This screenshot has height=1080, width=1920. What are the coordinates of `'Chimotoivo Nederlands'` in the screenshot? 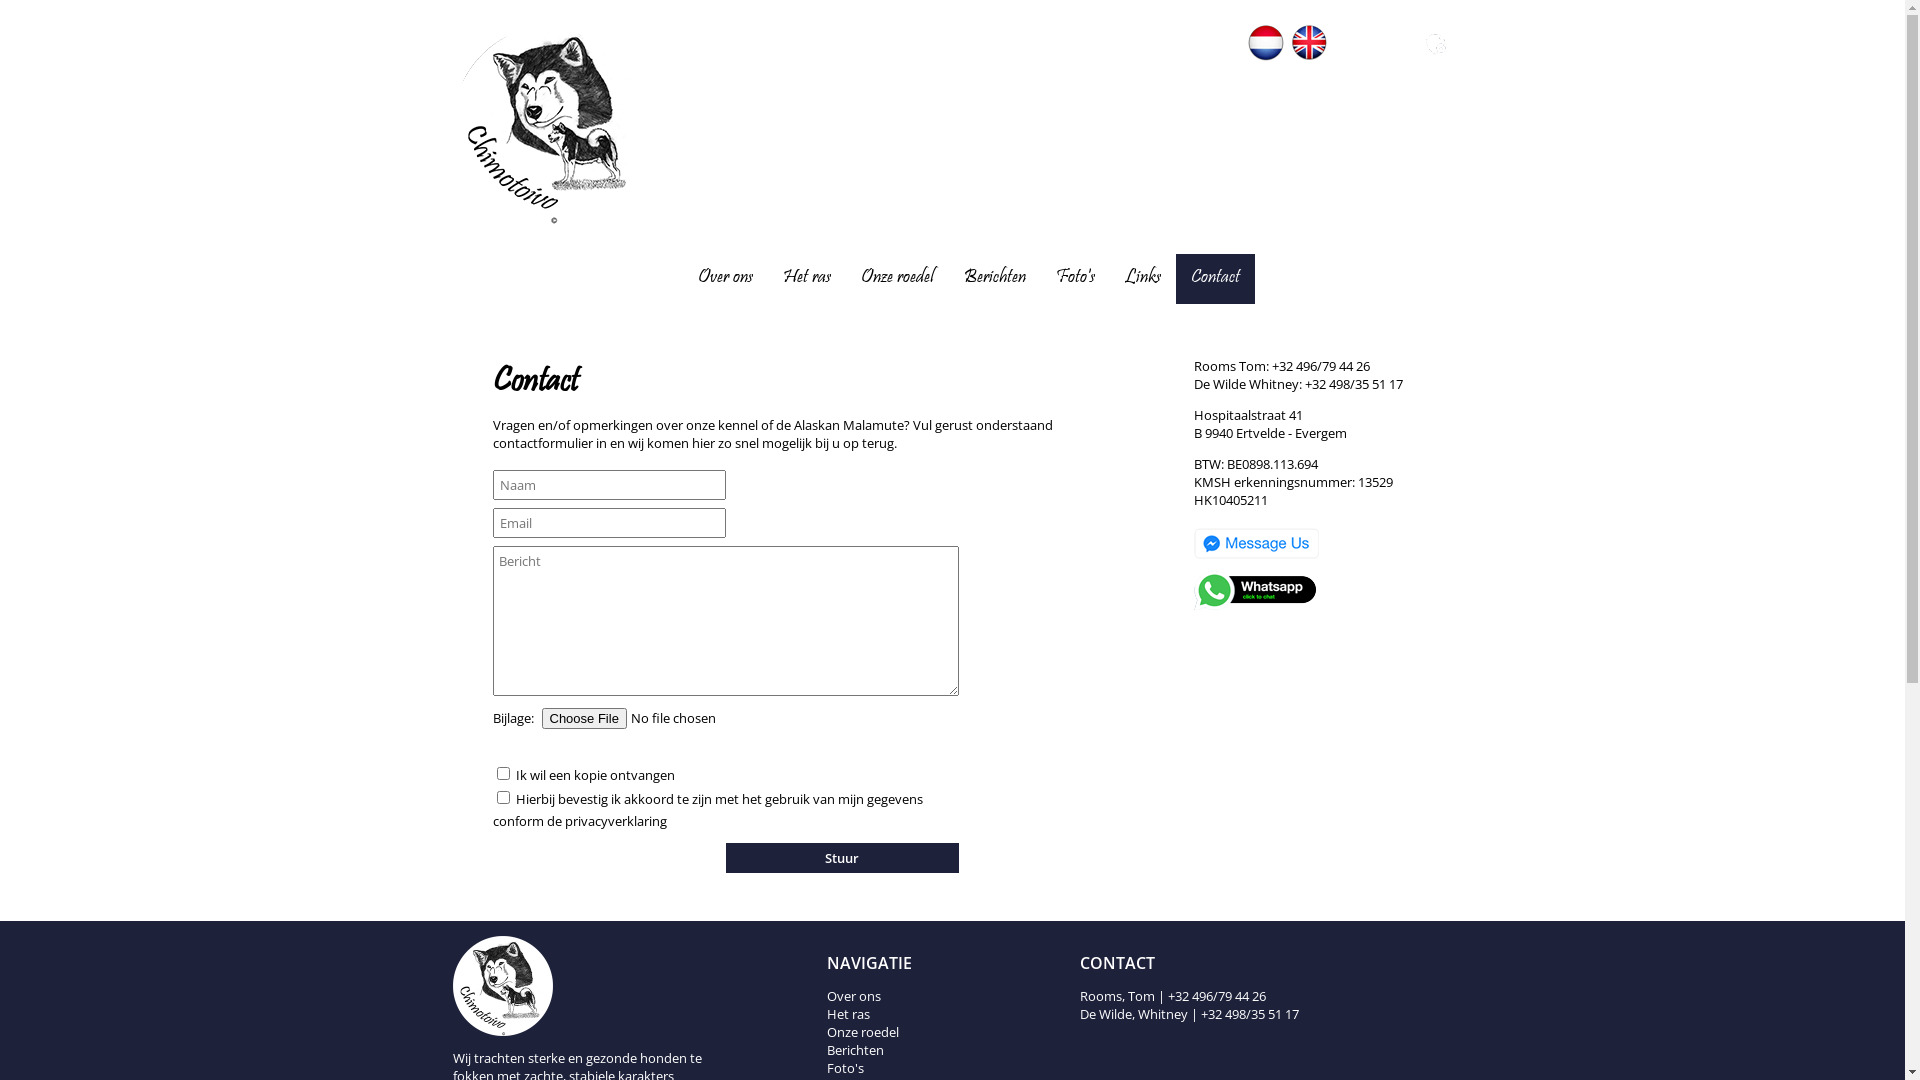 It's located at (1247, 42).